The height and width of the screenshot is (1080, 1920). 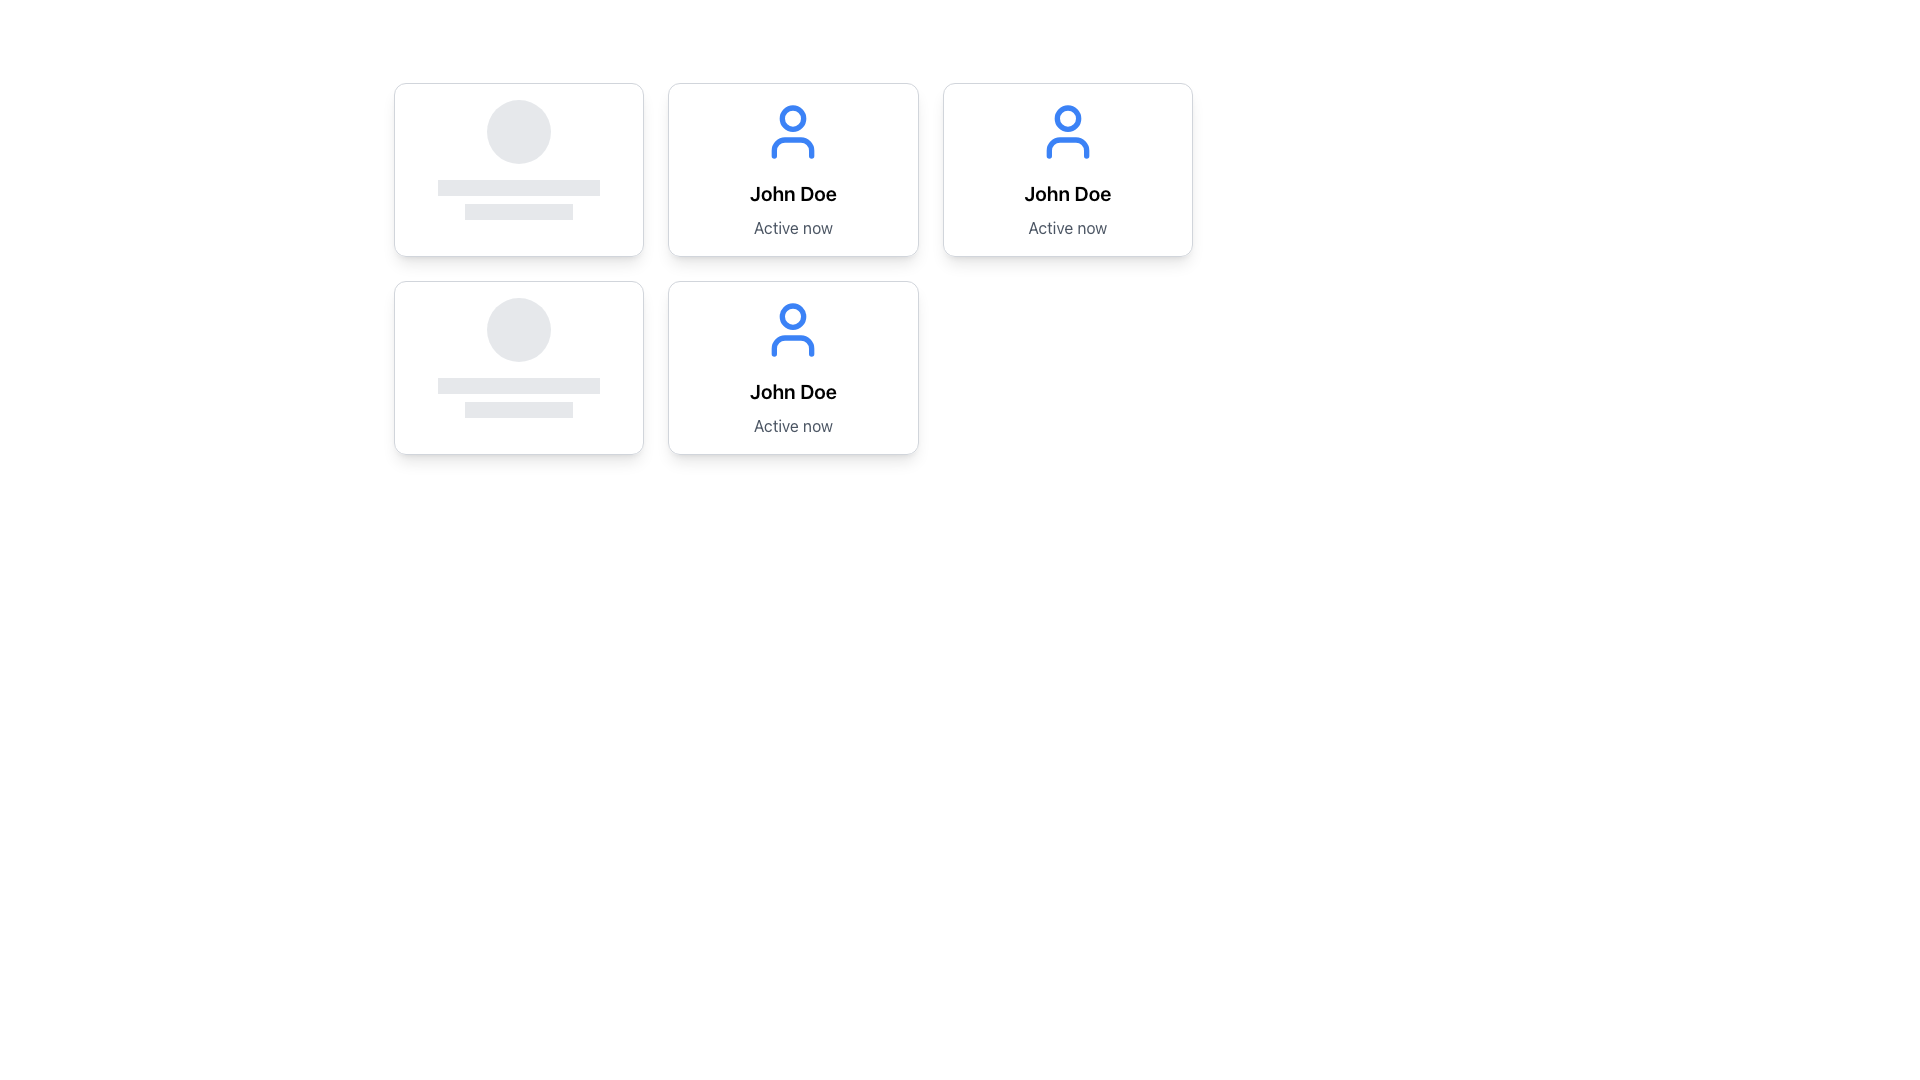 I want to click on the Profile card located in the bottom row, second column from the left, which displays the user's name and activity status, so click(x=792, y=367).